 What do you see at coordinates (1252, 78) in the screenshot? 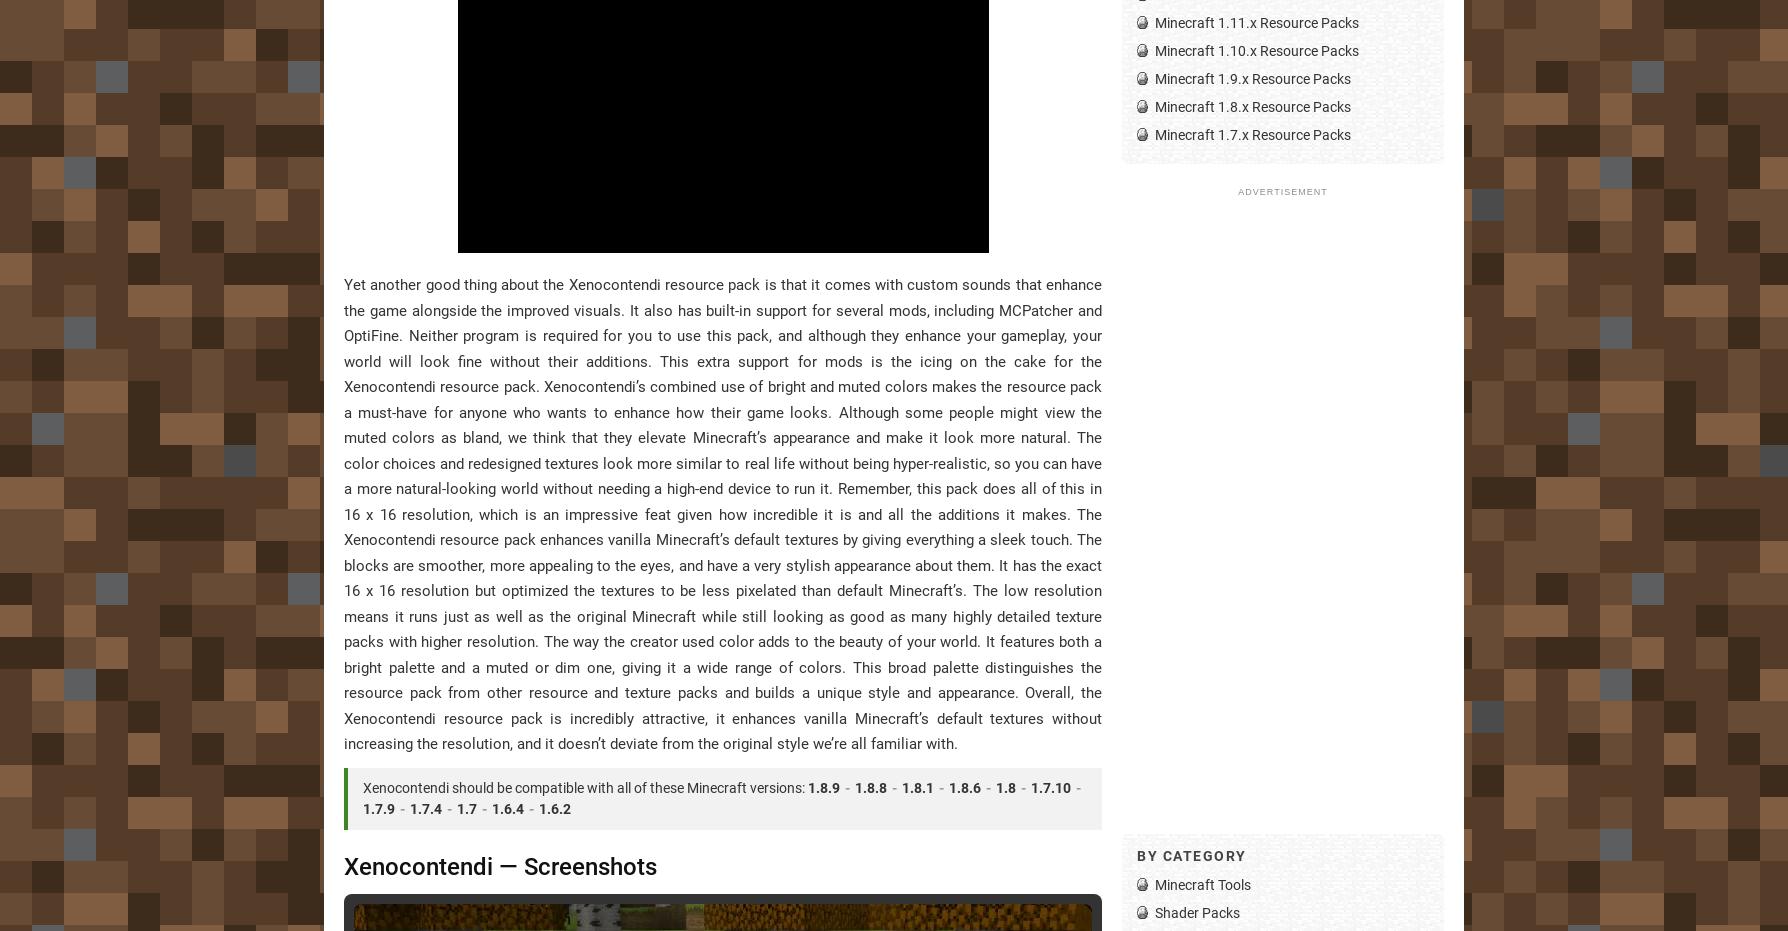
I see `'Minecraft 1.9.x Resource Packs'` at bounding box center [1252, 78].